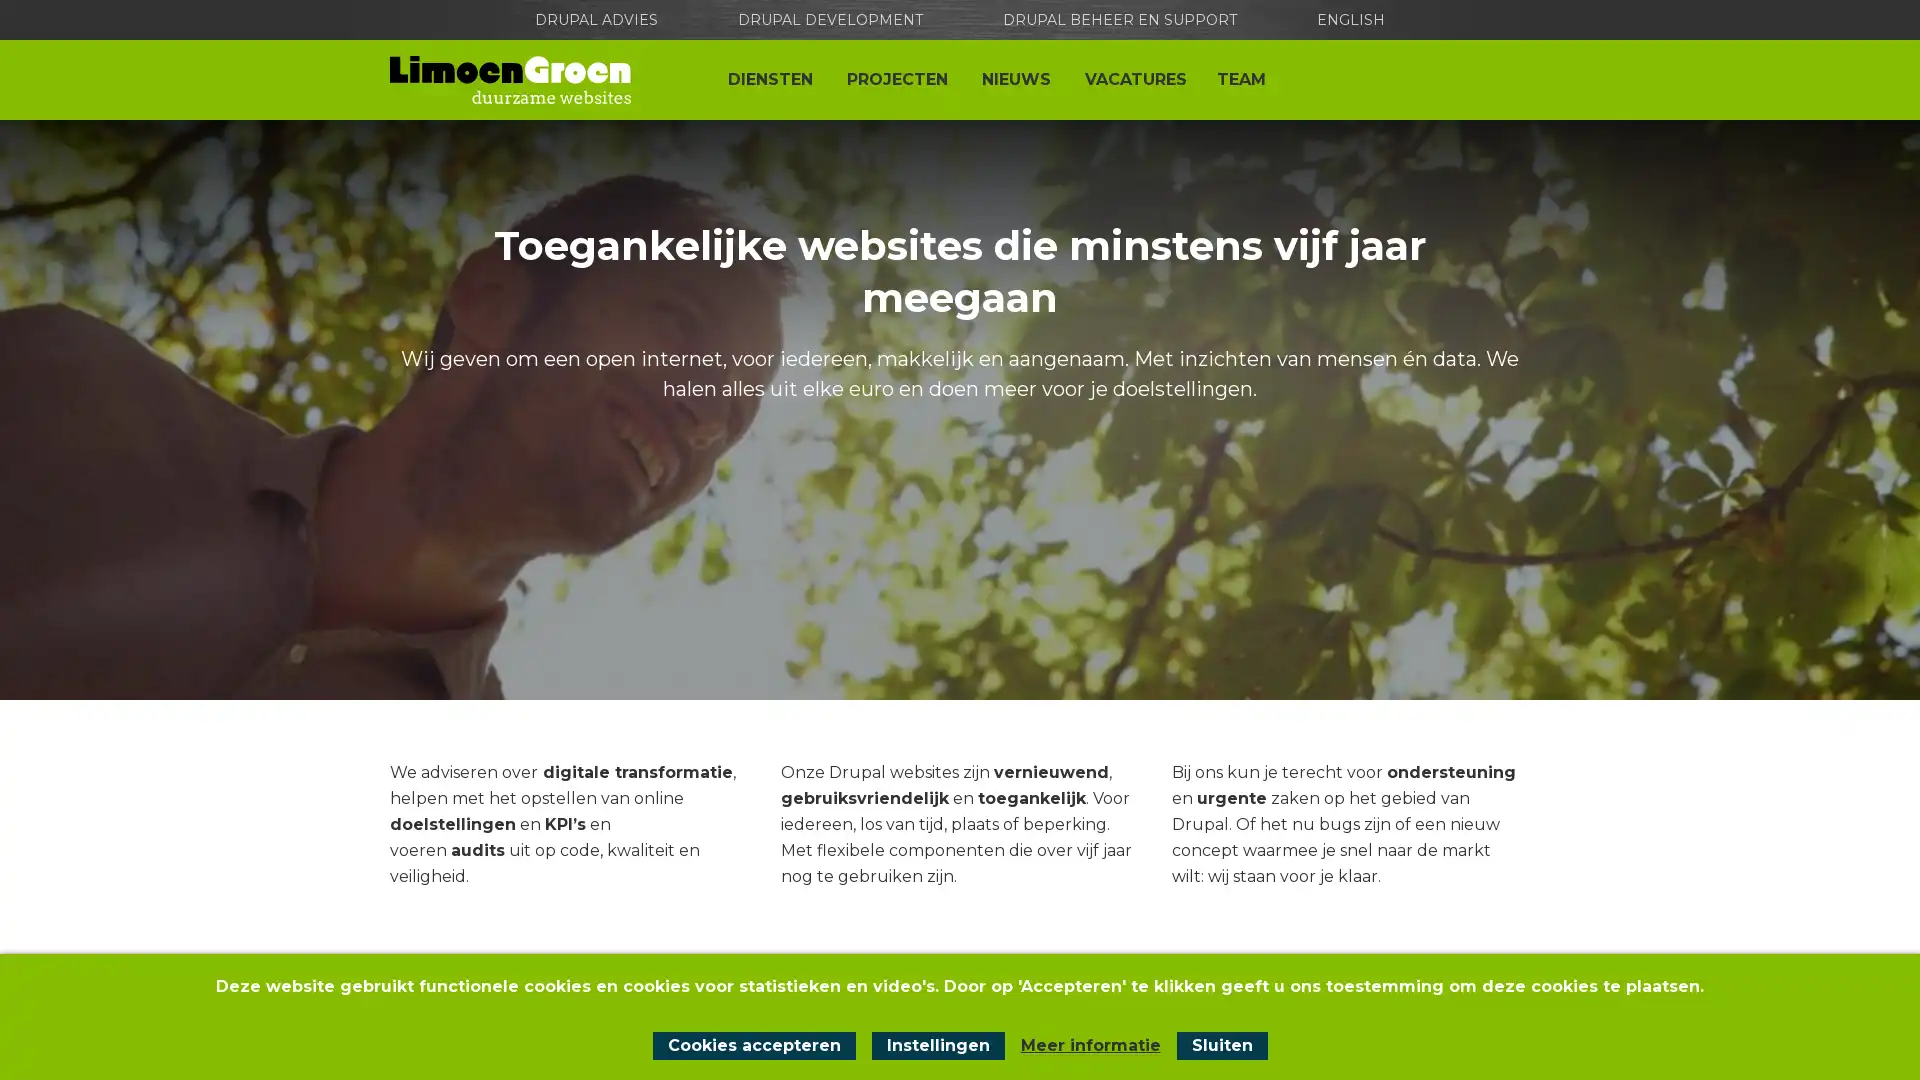 The width and height of the screenshot is (1920, 1080). I want to click on Sluit cookiemelding, so click(1220, 1044).